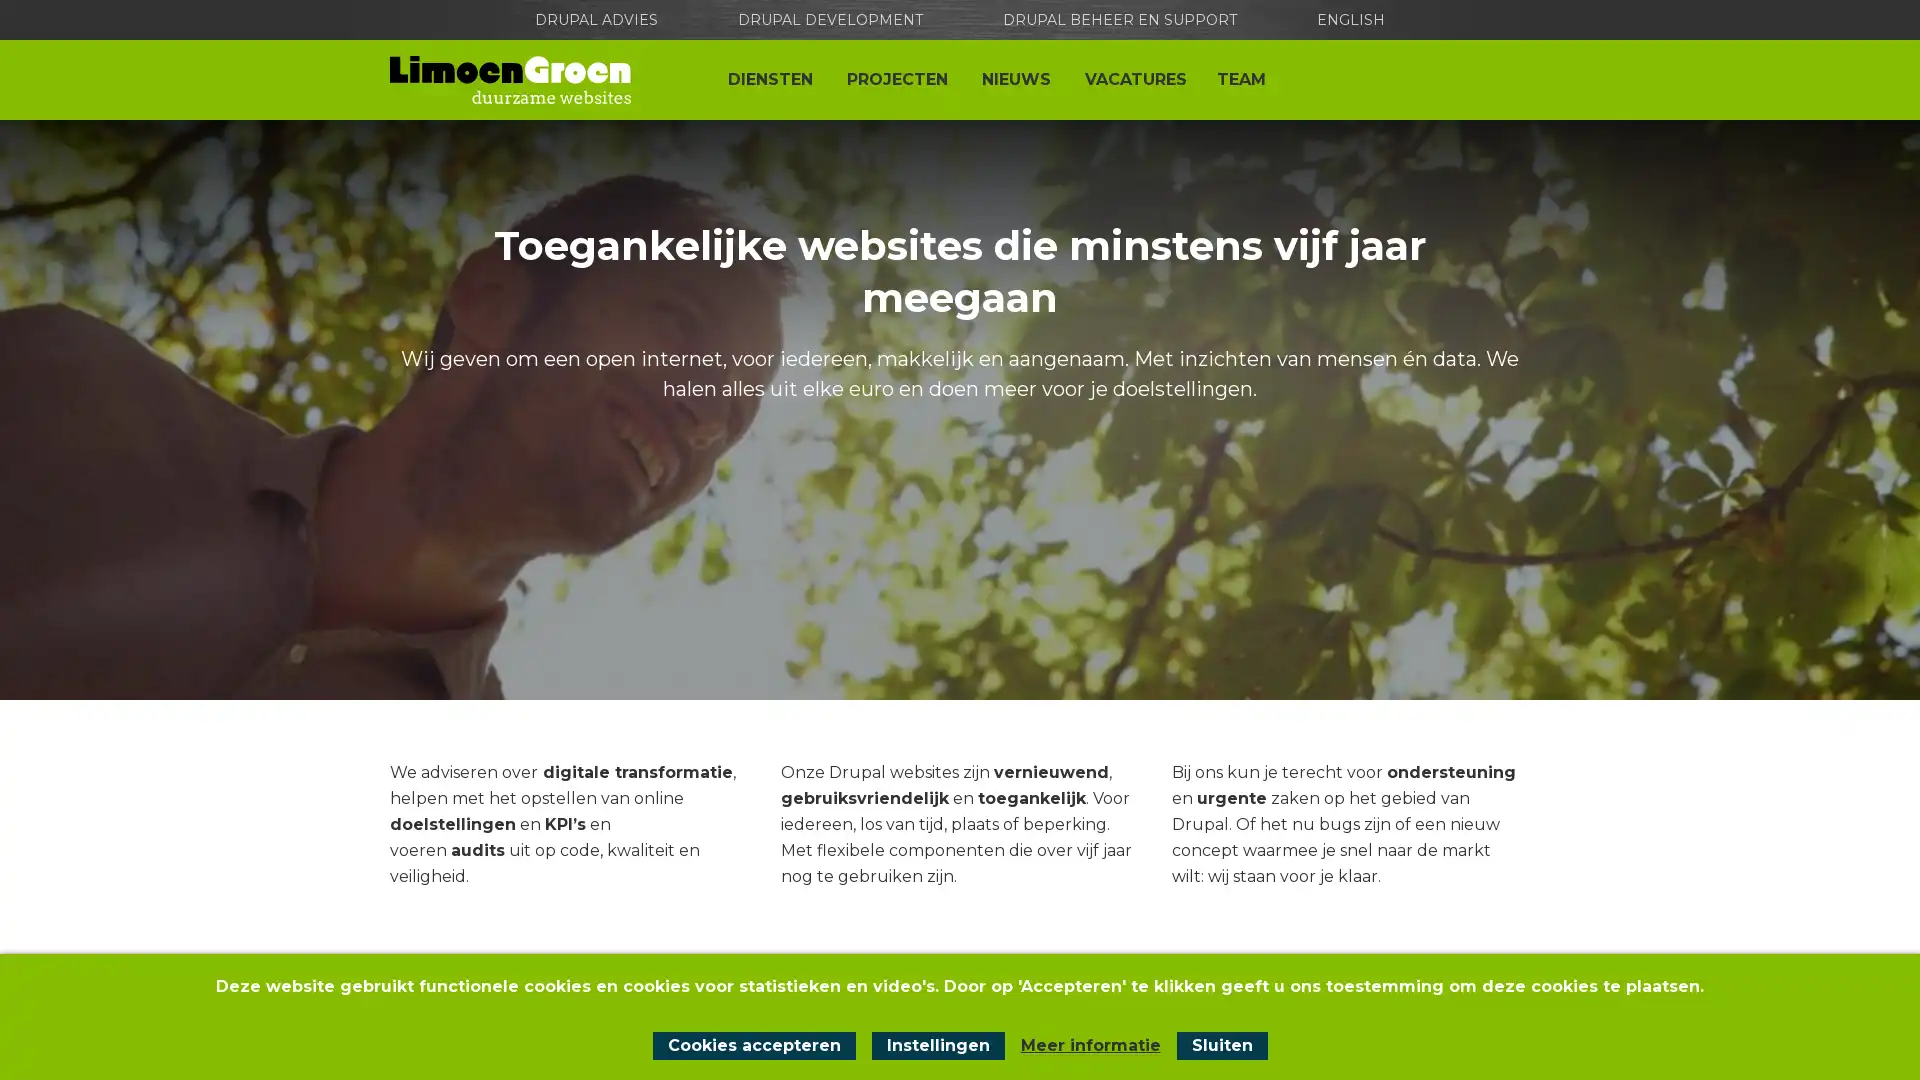 The width and height of the screenshot is (1920, 1080). I want to click on Sluit cookiemelding, so click(1220, 1044).